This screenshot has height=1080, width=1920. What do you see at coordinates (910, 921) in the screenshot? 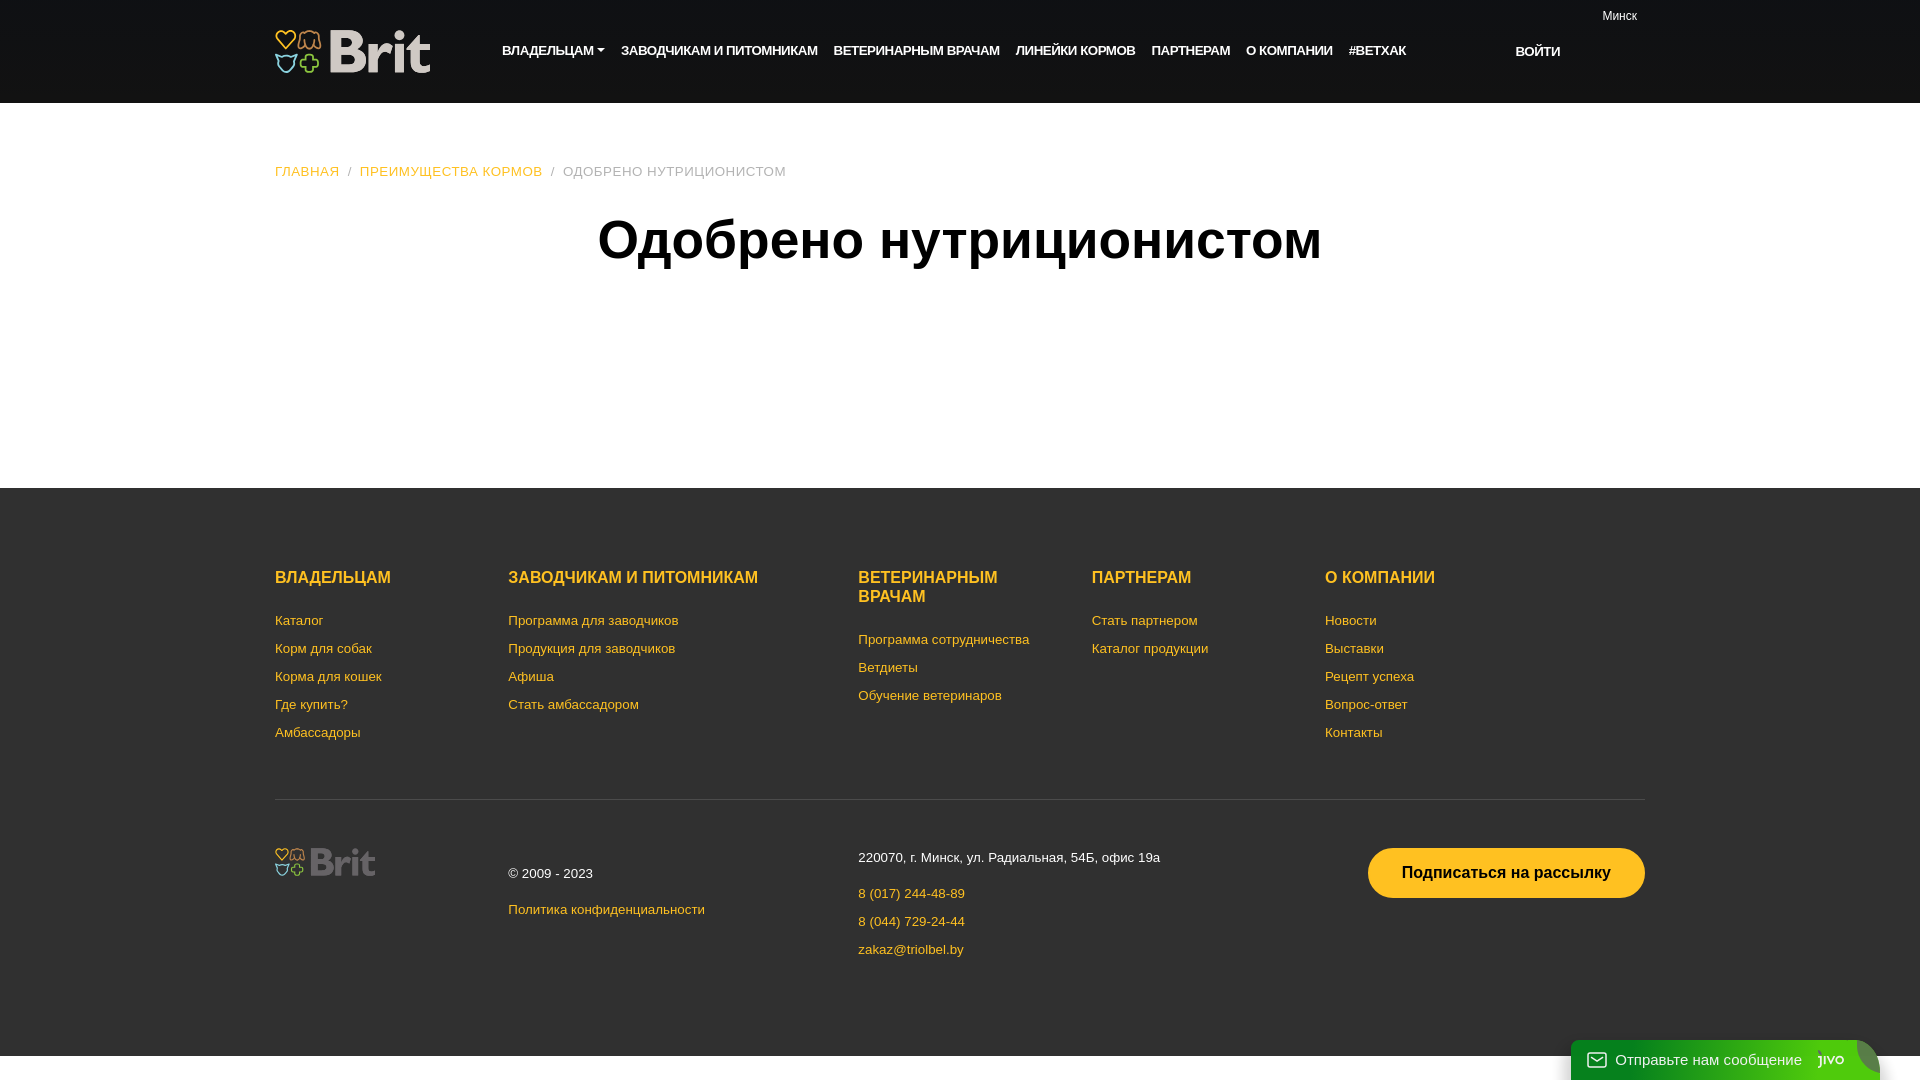
I see `'8 (044) 729-24-44'` at bounding box center [910, 921].